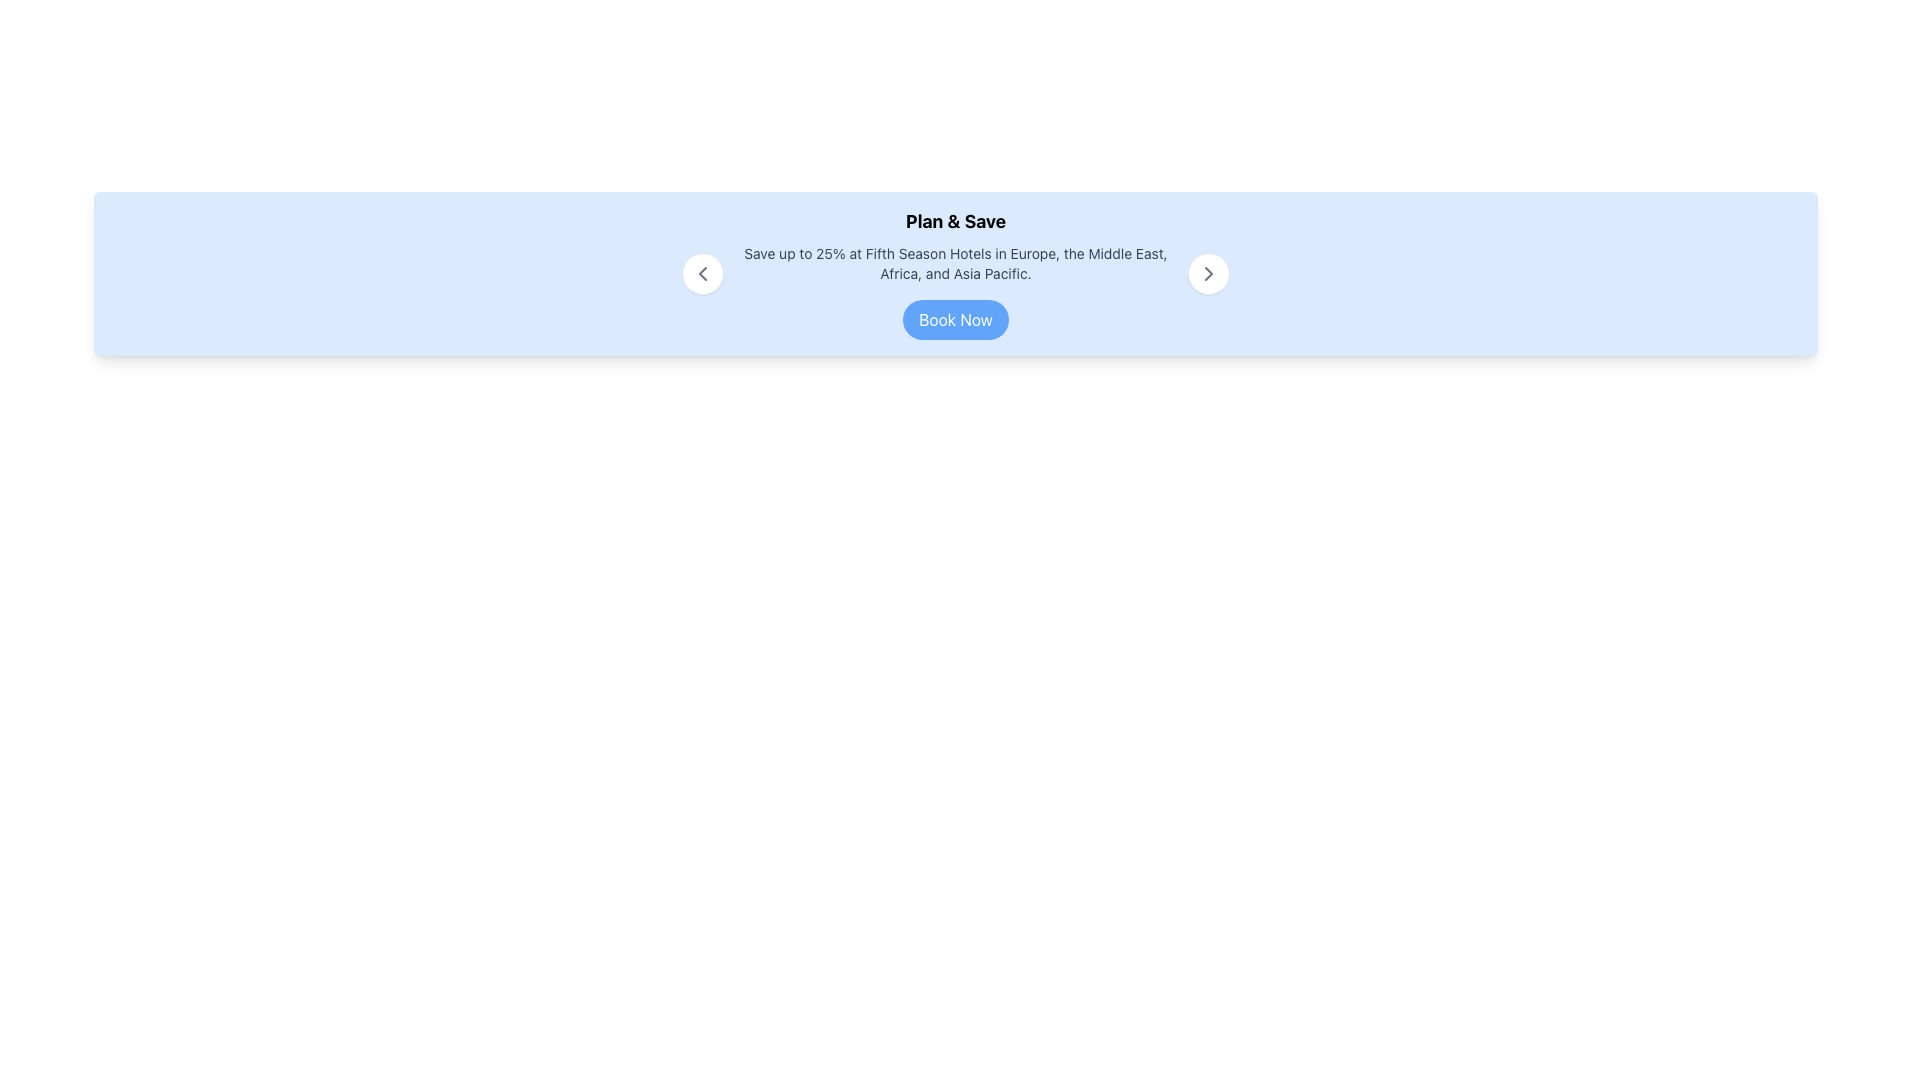 This screenshot has height=1080, width=1920. What do you see at coordinates (954, 262) in the screenshot?
I see `the text block that states 'Save up to 25% at Fifth Season Hotels in Europe, the Middle East, Africa, and Asia Pacific.' This text block is styled in a small grey font and is located on a light blue background, positioned below the 'Plan & Save' header and above the 'Book Now' button` at bounding box center [954, 262].